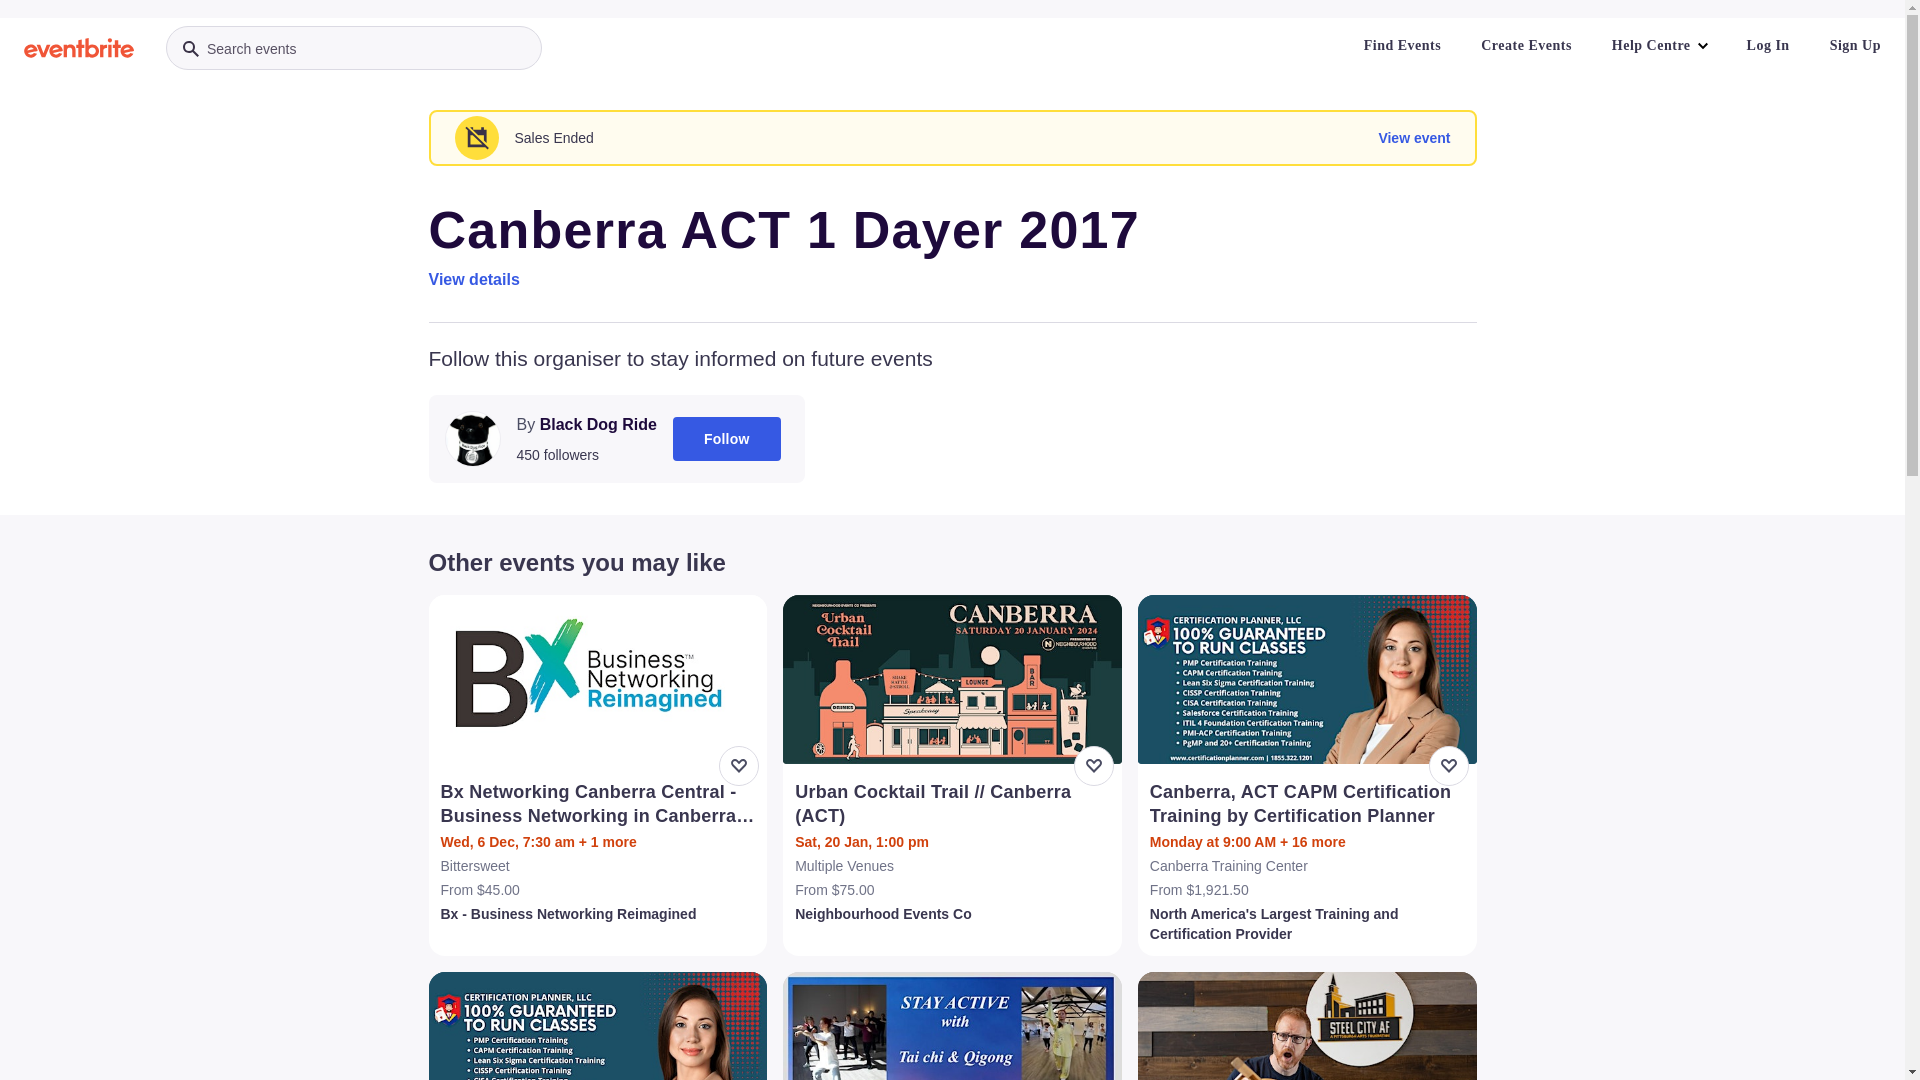 This screenshot has width=1920, height=1080. What do you see at coordinates (1464, 45) in the screenshot?
I see `'Create Events'` at bounding box center [1464, 45].